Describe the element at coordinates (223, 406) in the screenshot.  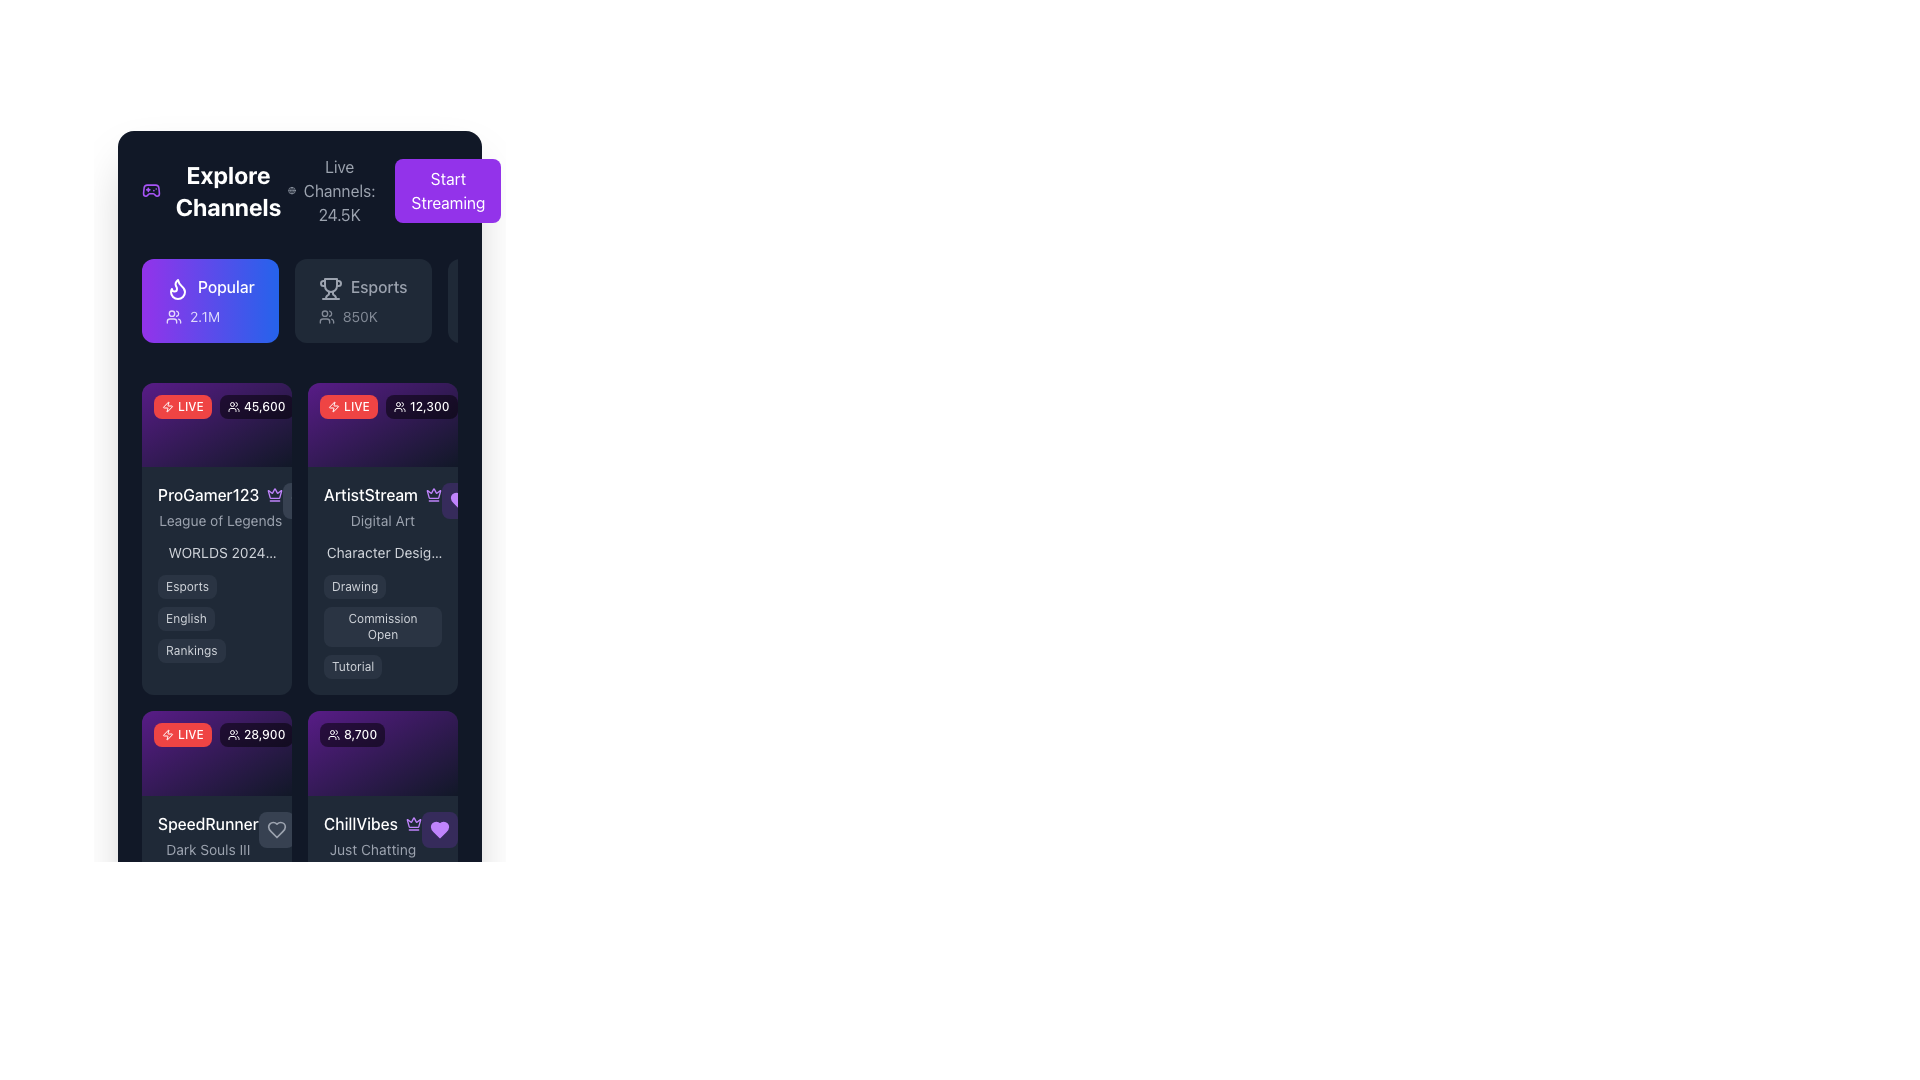
I see `the label with badges indicating the live status and viewer count of the first streaming channel in the 'Explore Channels' section` at that location.